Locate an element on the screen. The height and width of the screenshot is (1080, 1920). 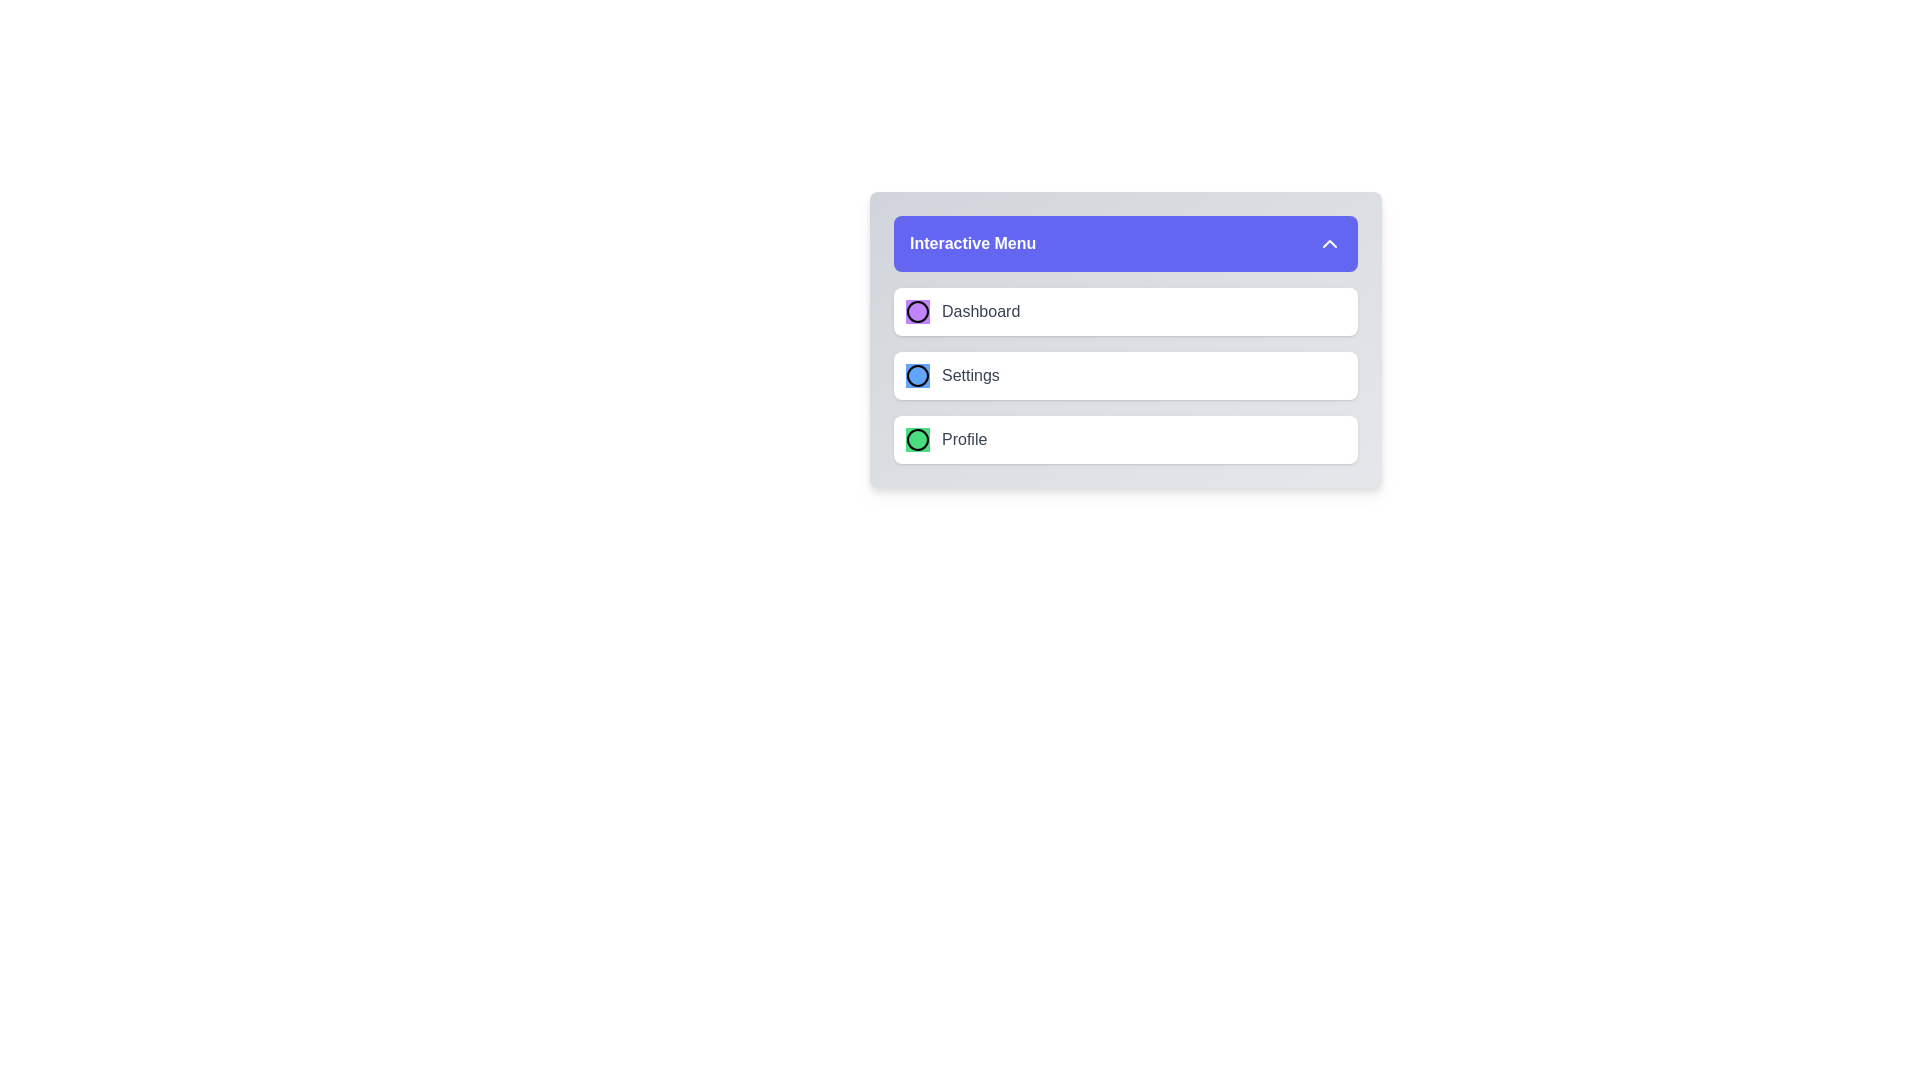
the menu item Profile is located at coordinates (1126, 438).